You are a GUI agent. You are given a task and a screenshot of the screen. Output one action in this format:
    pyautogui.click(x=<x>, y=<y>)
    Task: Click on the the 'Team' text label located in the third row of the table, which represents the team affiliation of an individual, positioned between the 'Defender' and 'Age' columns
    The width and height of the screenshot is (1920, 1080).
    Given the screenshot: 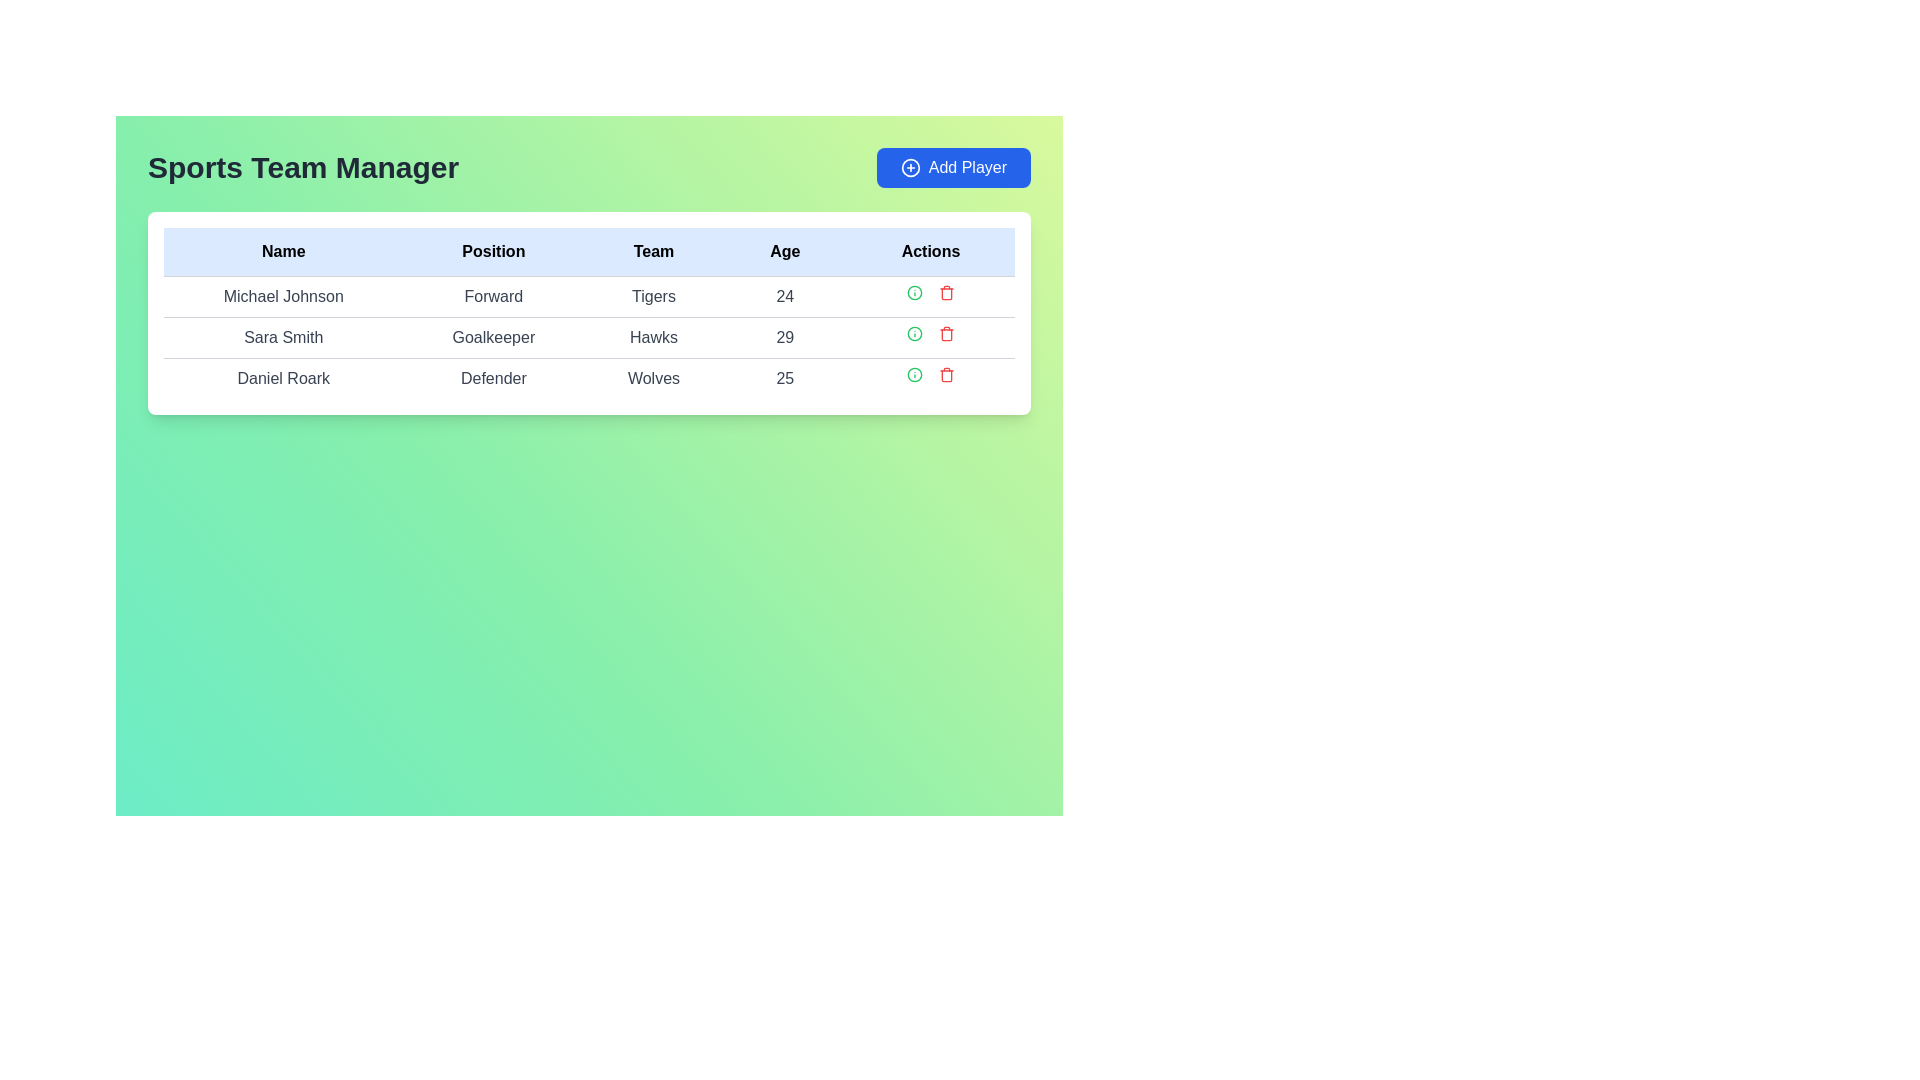 What is the action you would take?
    pyautogui.click(x=653, y=378)
    